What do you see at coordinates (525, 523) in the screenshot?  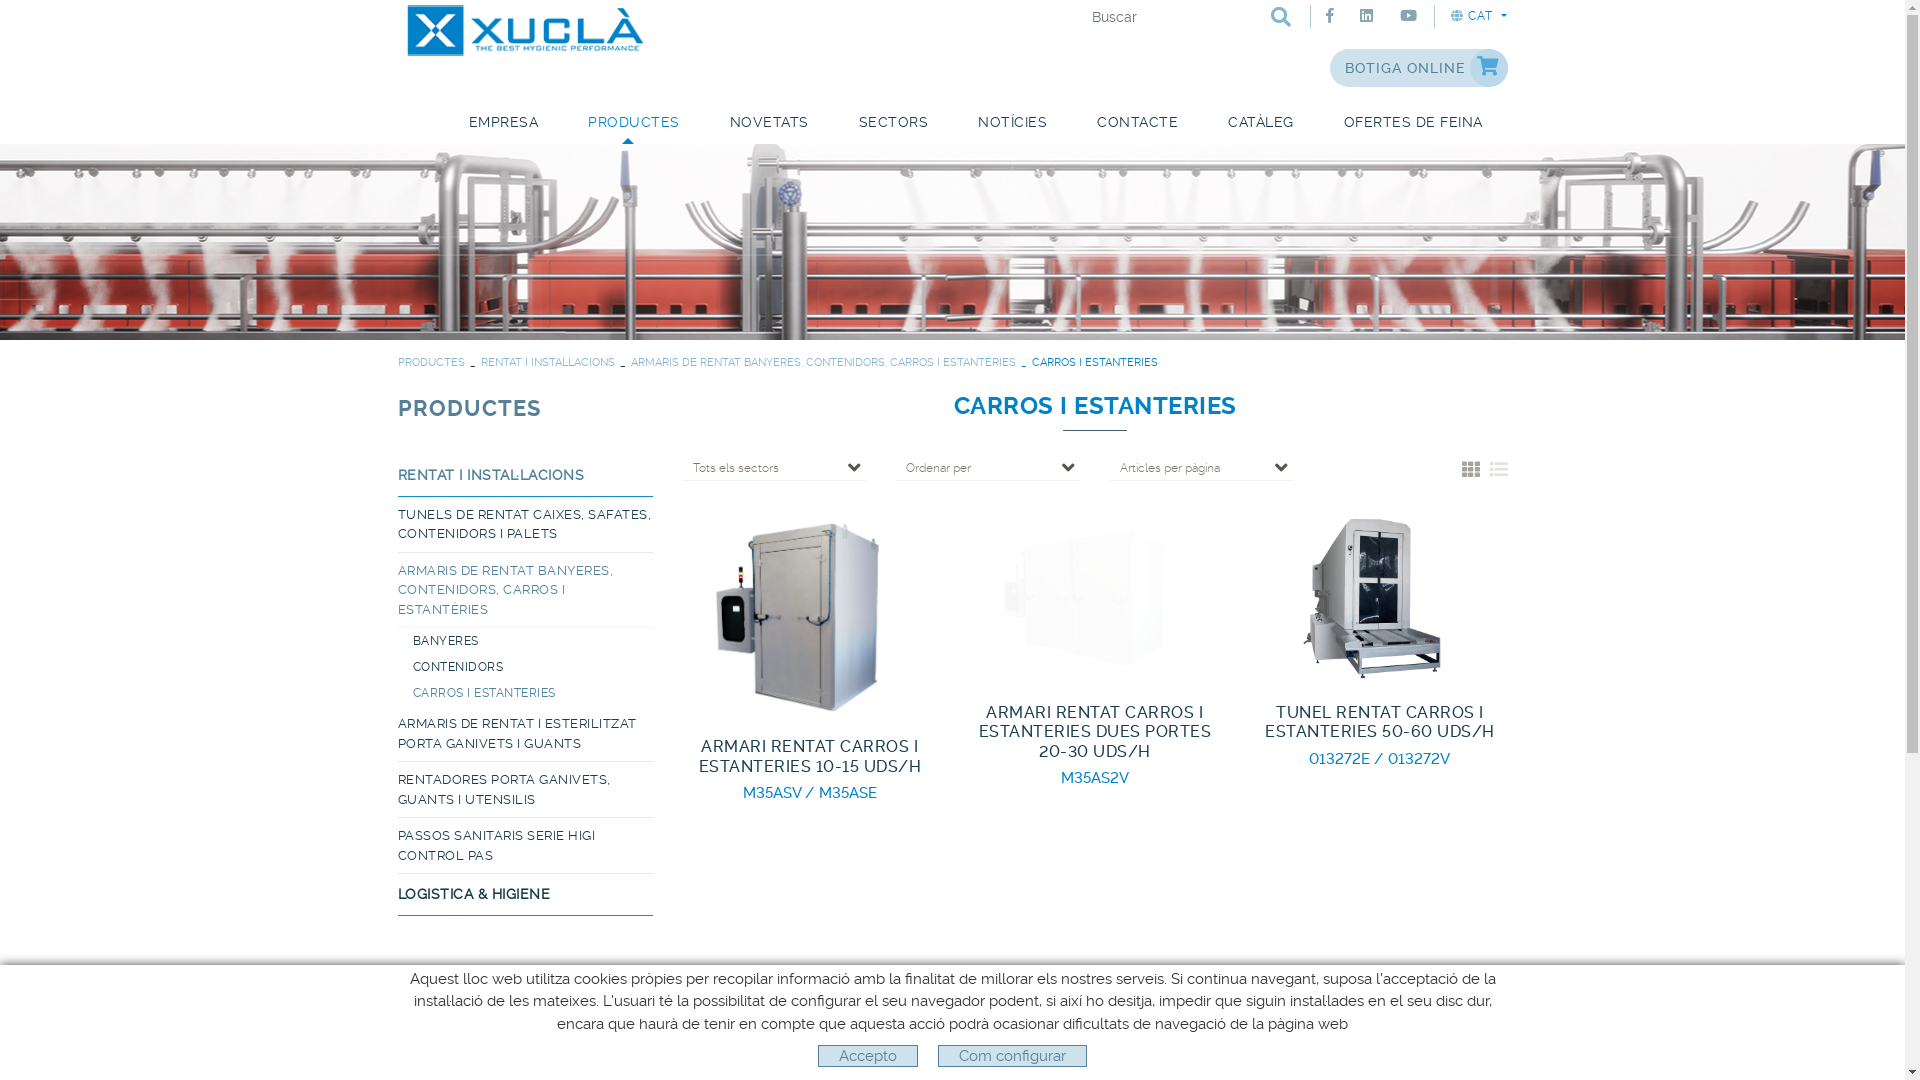 I see `'TUNELS DE RENTAT CAIXES, SAFATES, CONTENIDORS I PALETS'` at bounding box center [525, 523].